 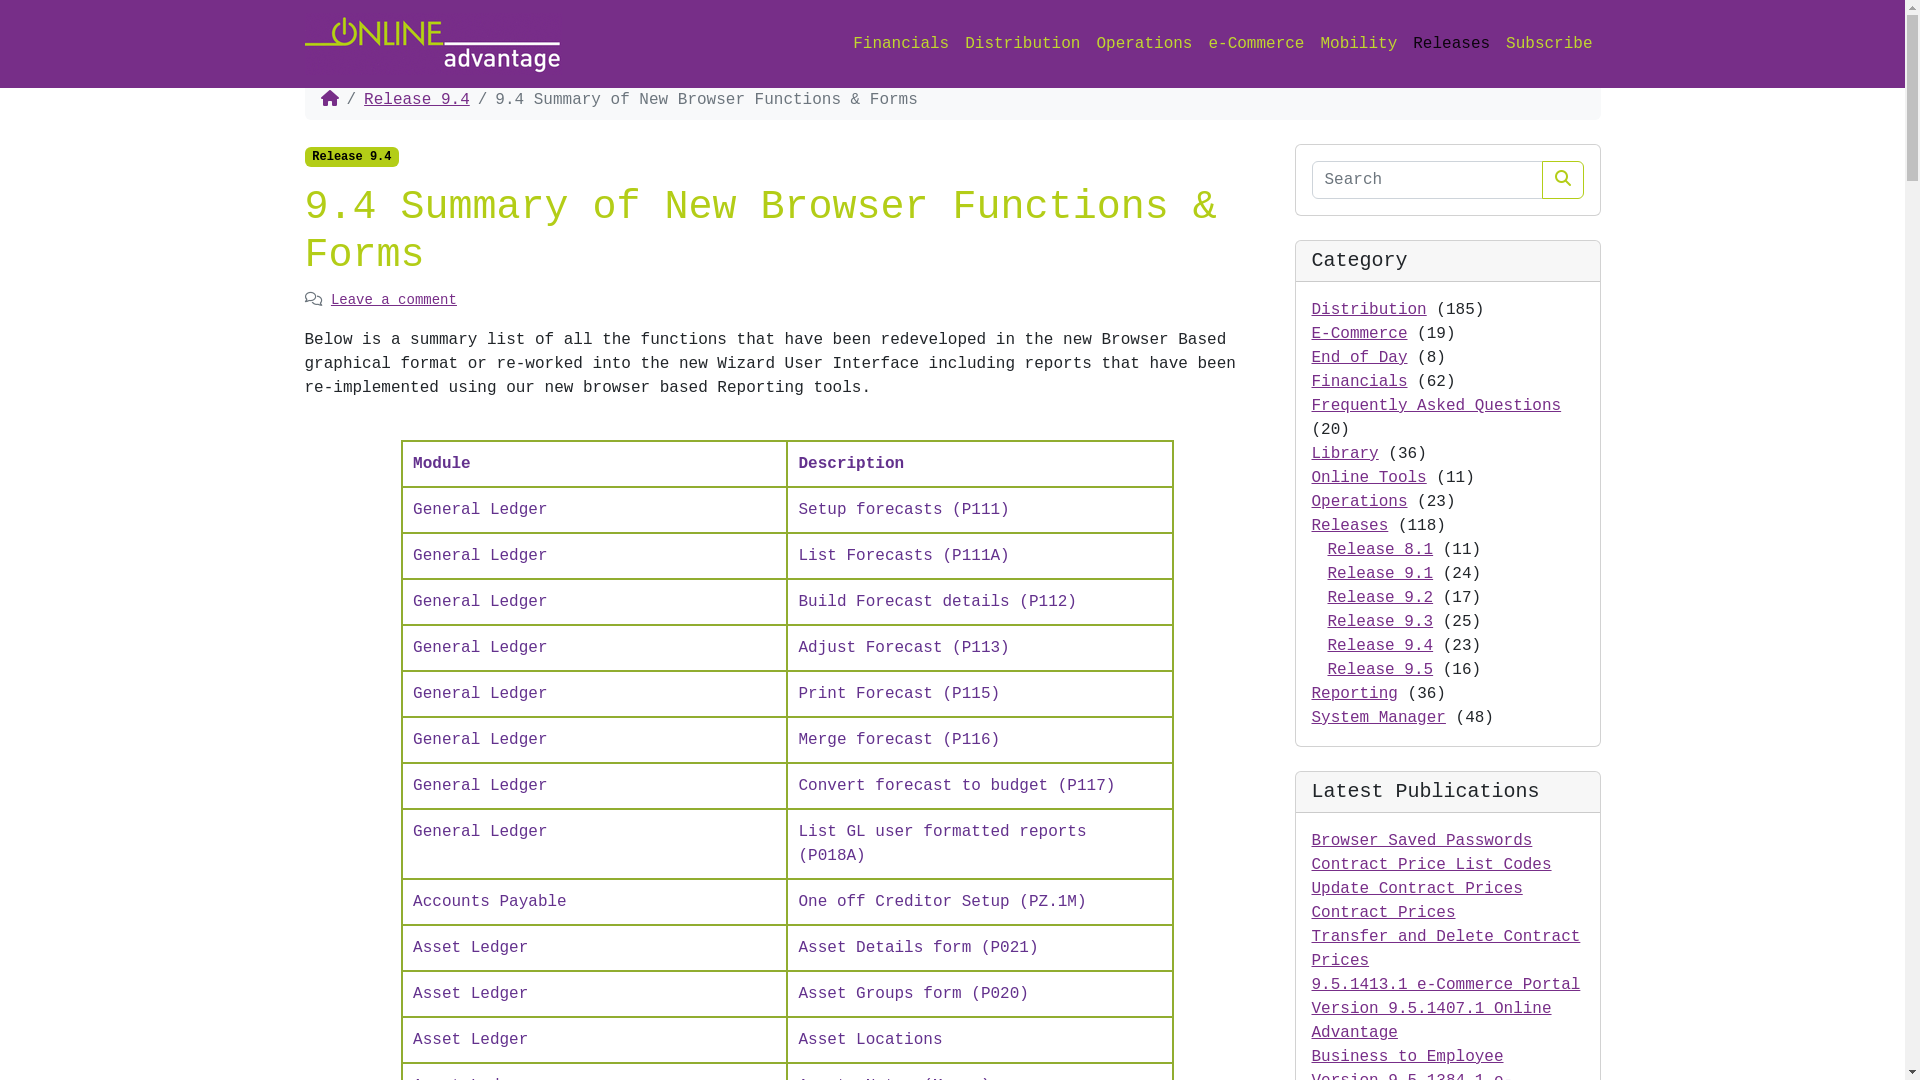 I want to click on 'Release 9.5', so click(x=1380, y=670).